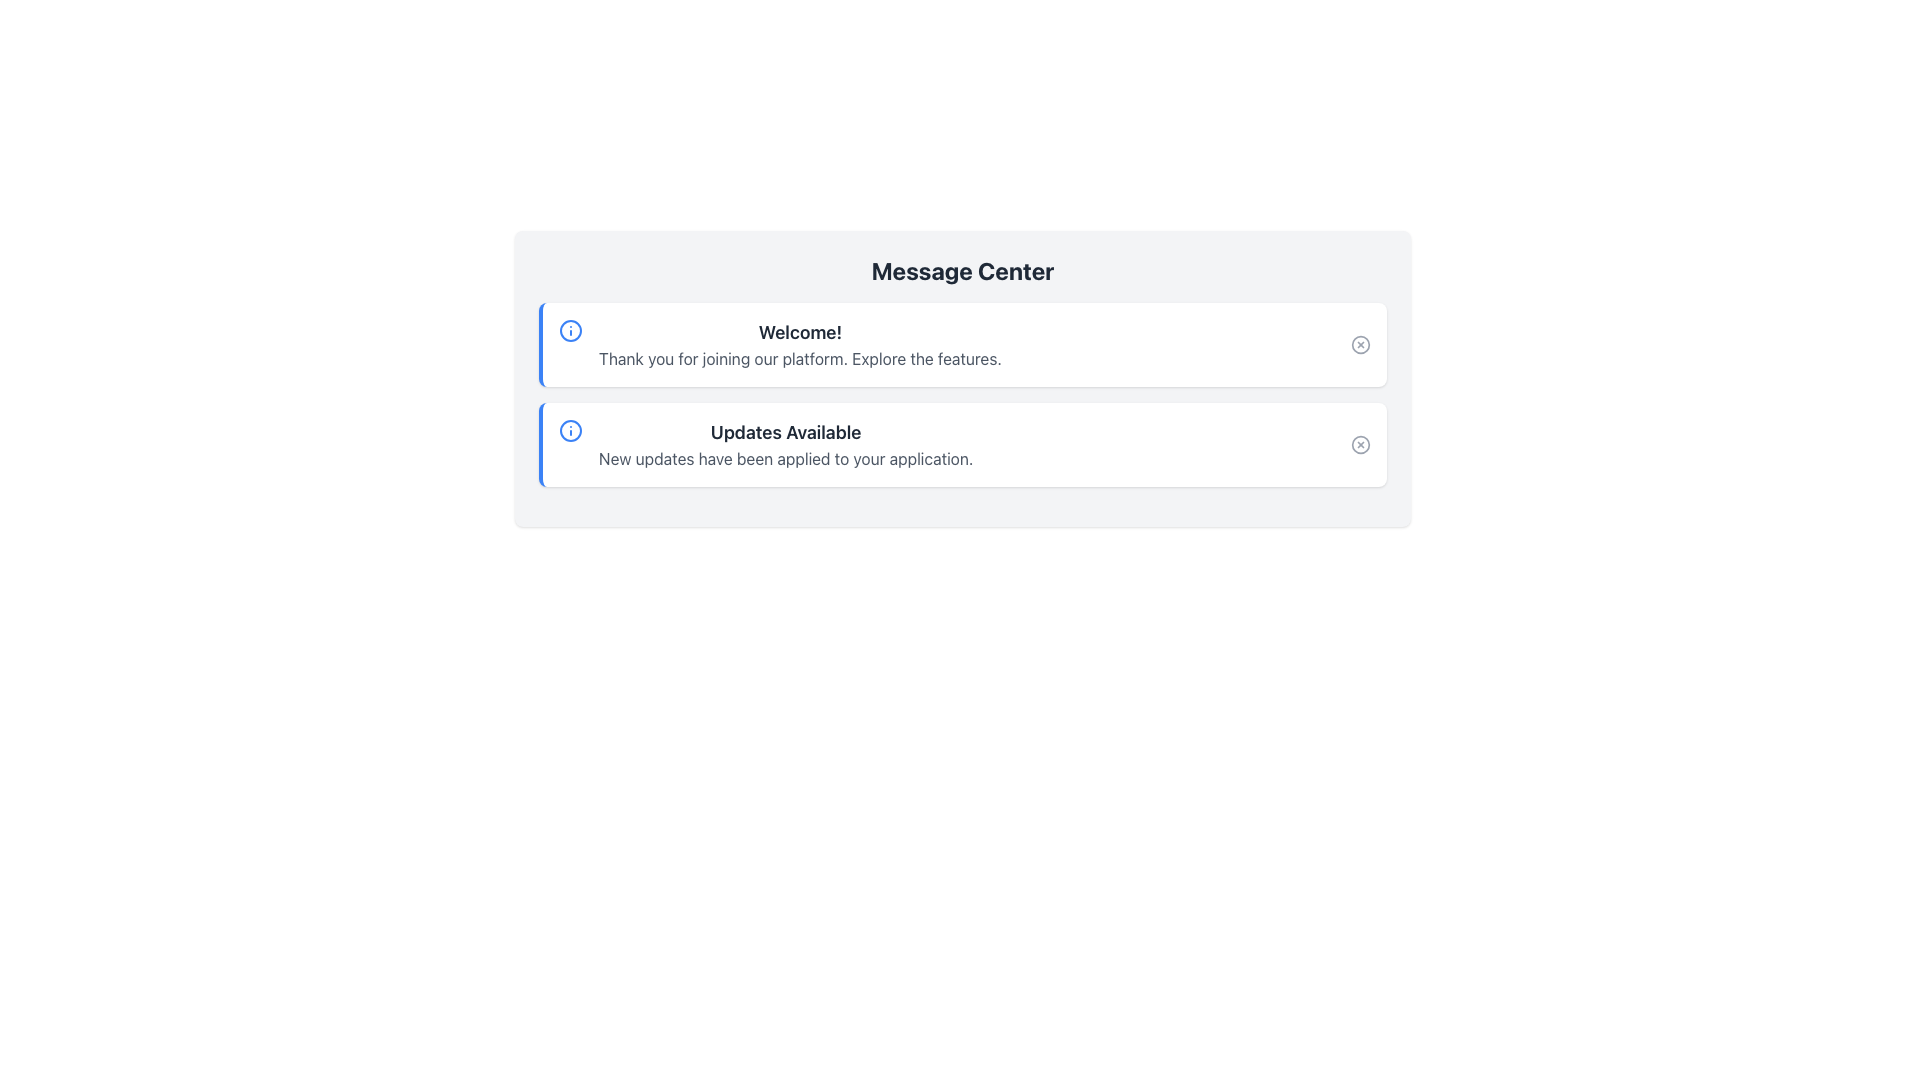  I want to click on the small gray circular button with a cross inside it, located on the far-right side of the message box titled 'Updates Available', so click(1360, 443).